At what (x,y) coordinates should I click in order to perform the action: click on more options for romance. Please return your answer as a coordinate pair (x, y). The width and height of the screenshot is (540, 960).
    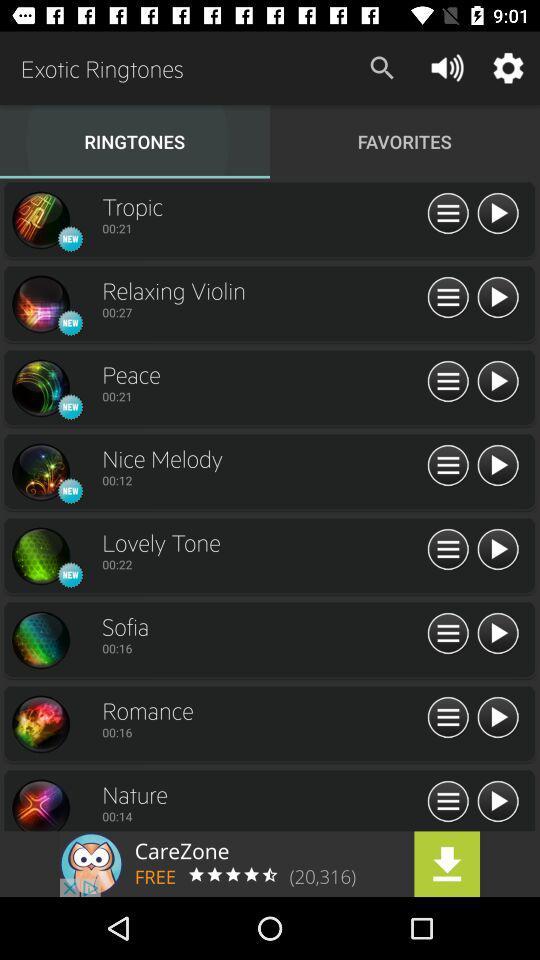
    Looking at the image, I should click on (448, 718).